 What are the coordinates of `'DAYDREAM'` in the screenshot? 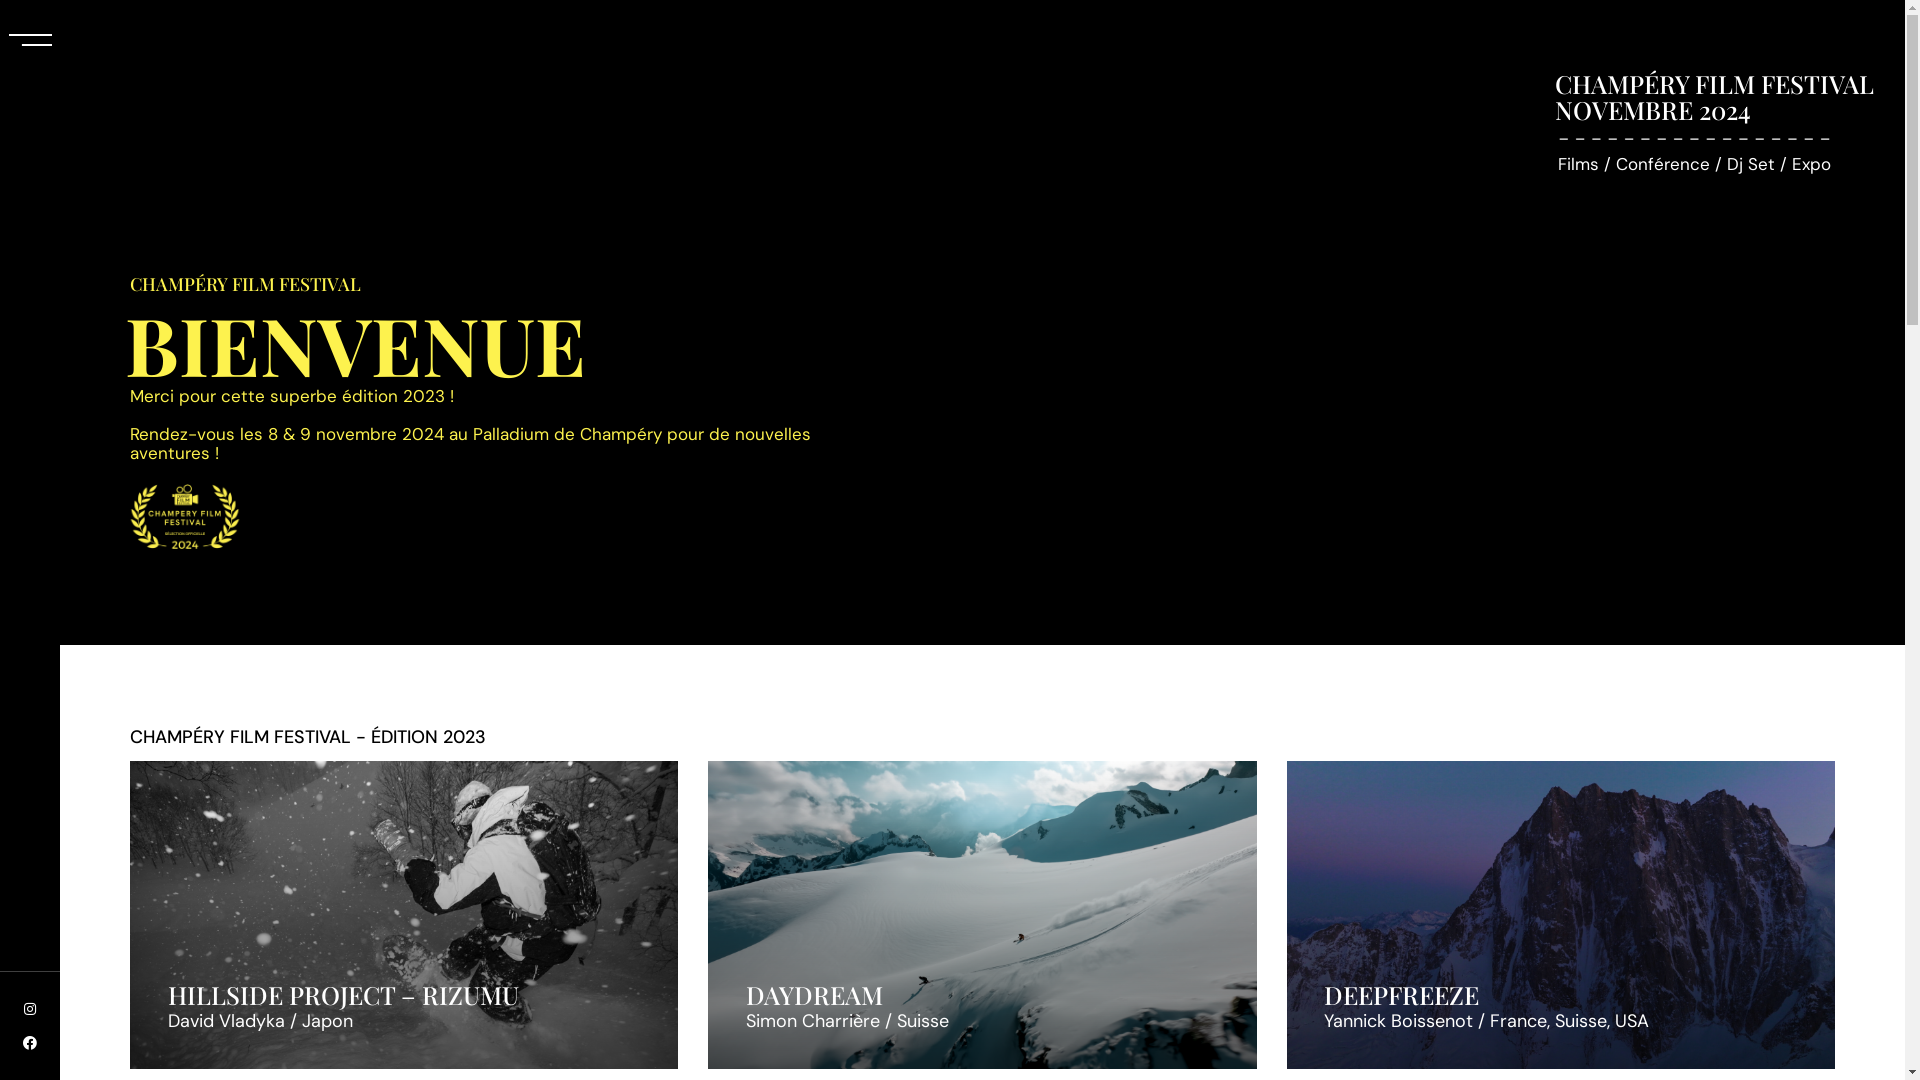 It's located at (814, 994).